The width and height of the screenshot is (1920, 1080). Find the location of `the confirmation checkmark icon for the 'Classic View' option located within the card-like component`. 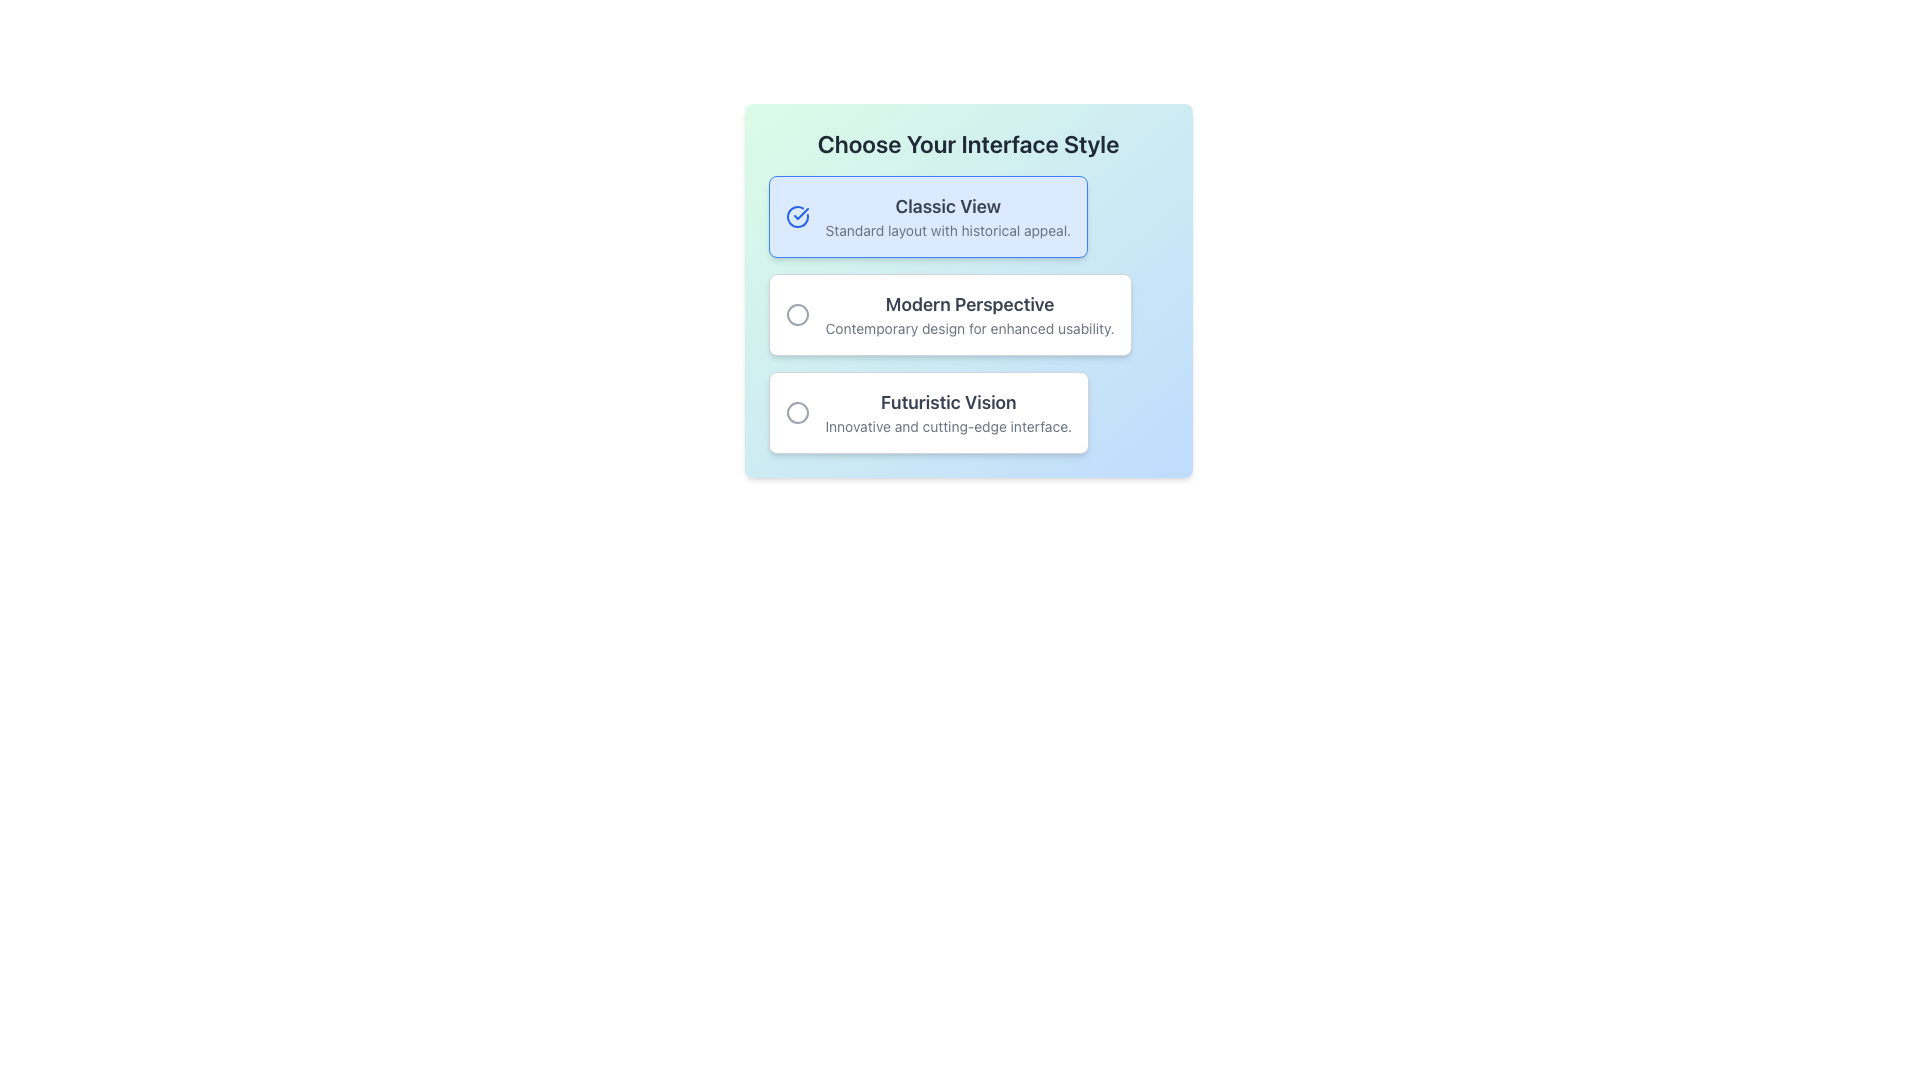

the confirmation checkmark icon for the 'Classic View' option located within the card-like component is located at coordinates (796, 216).